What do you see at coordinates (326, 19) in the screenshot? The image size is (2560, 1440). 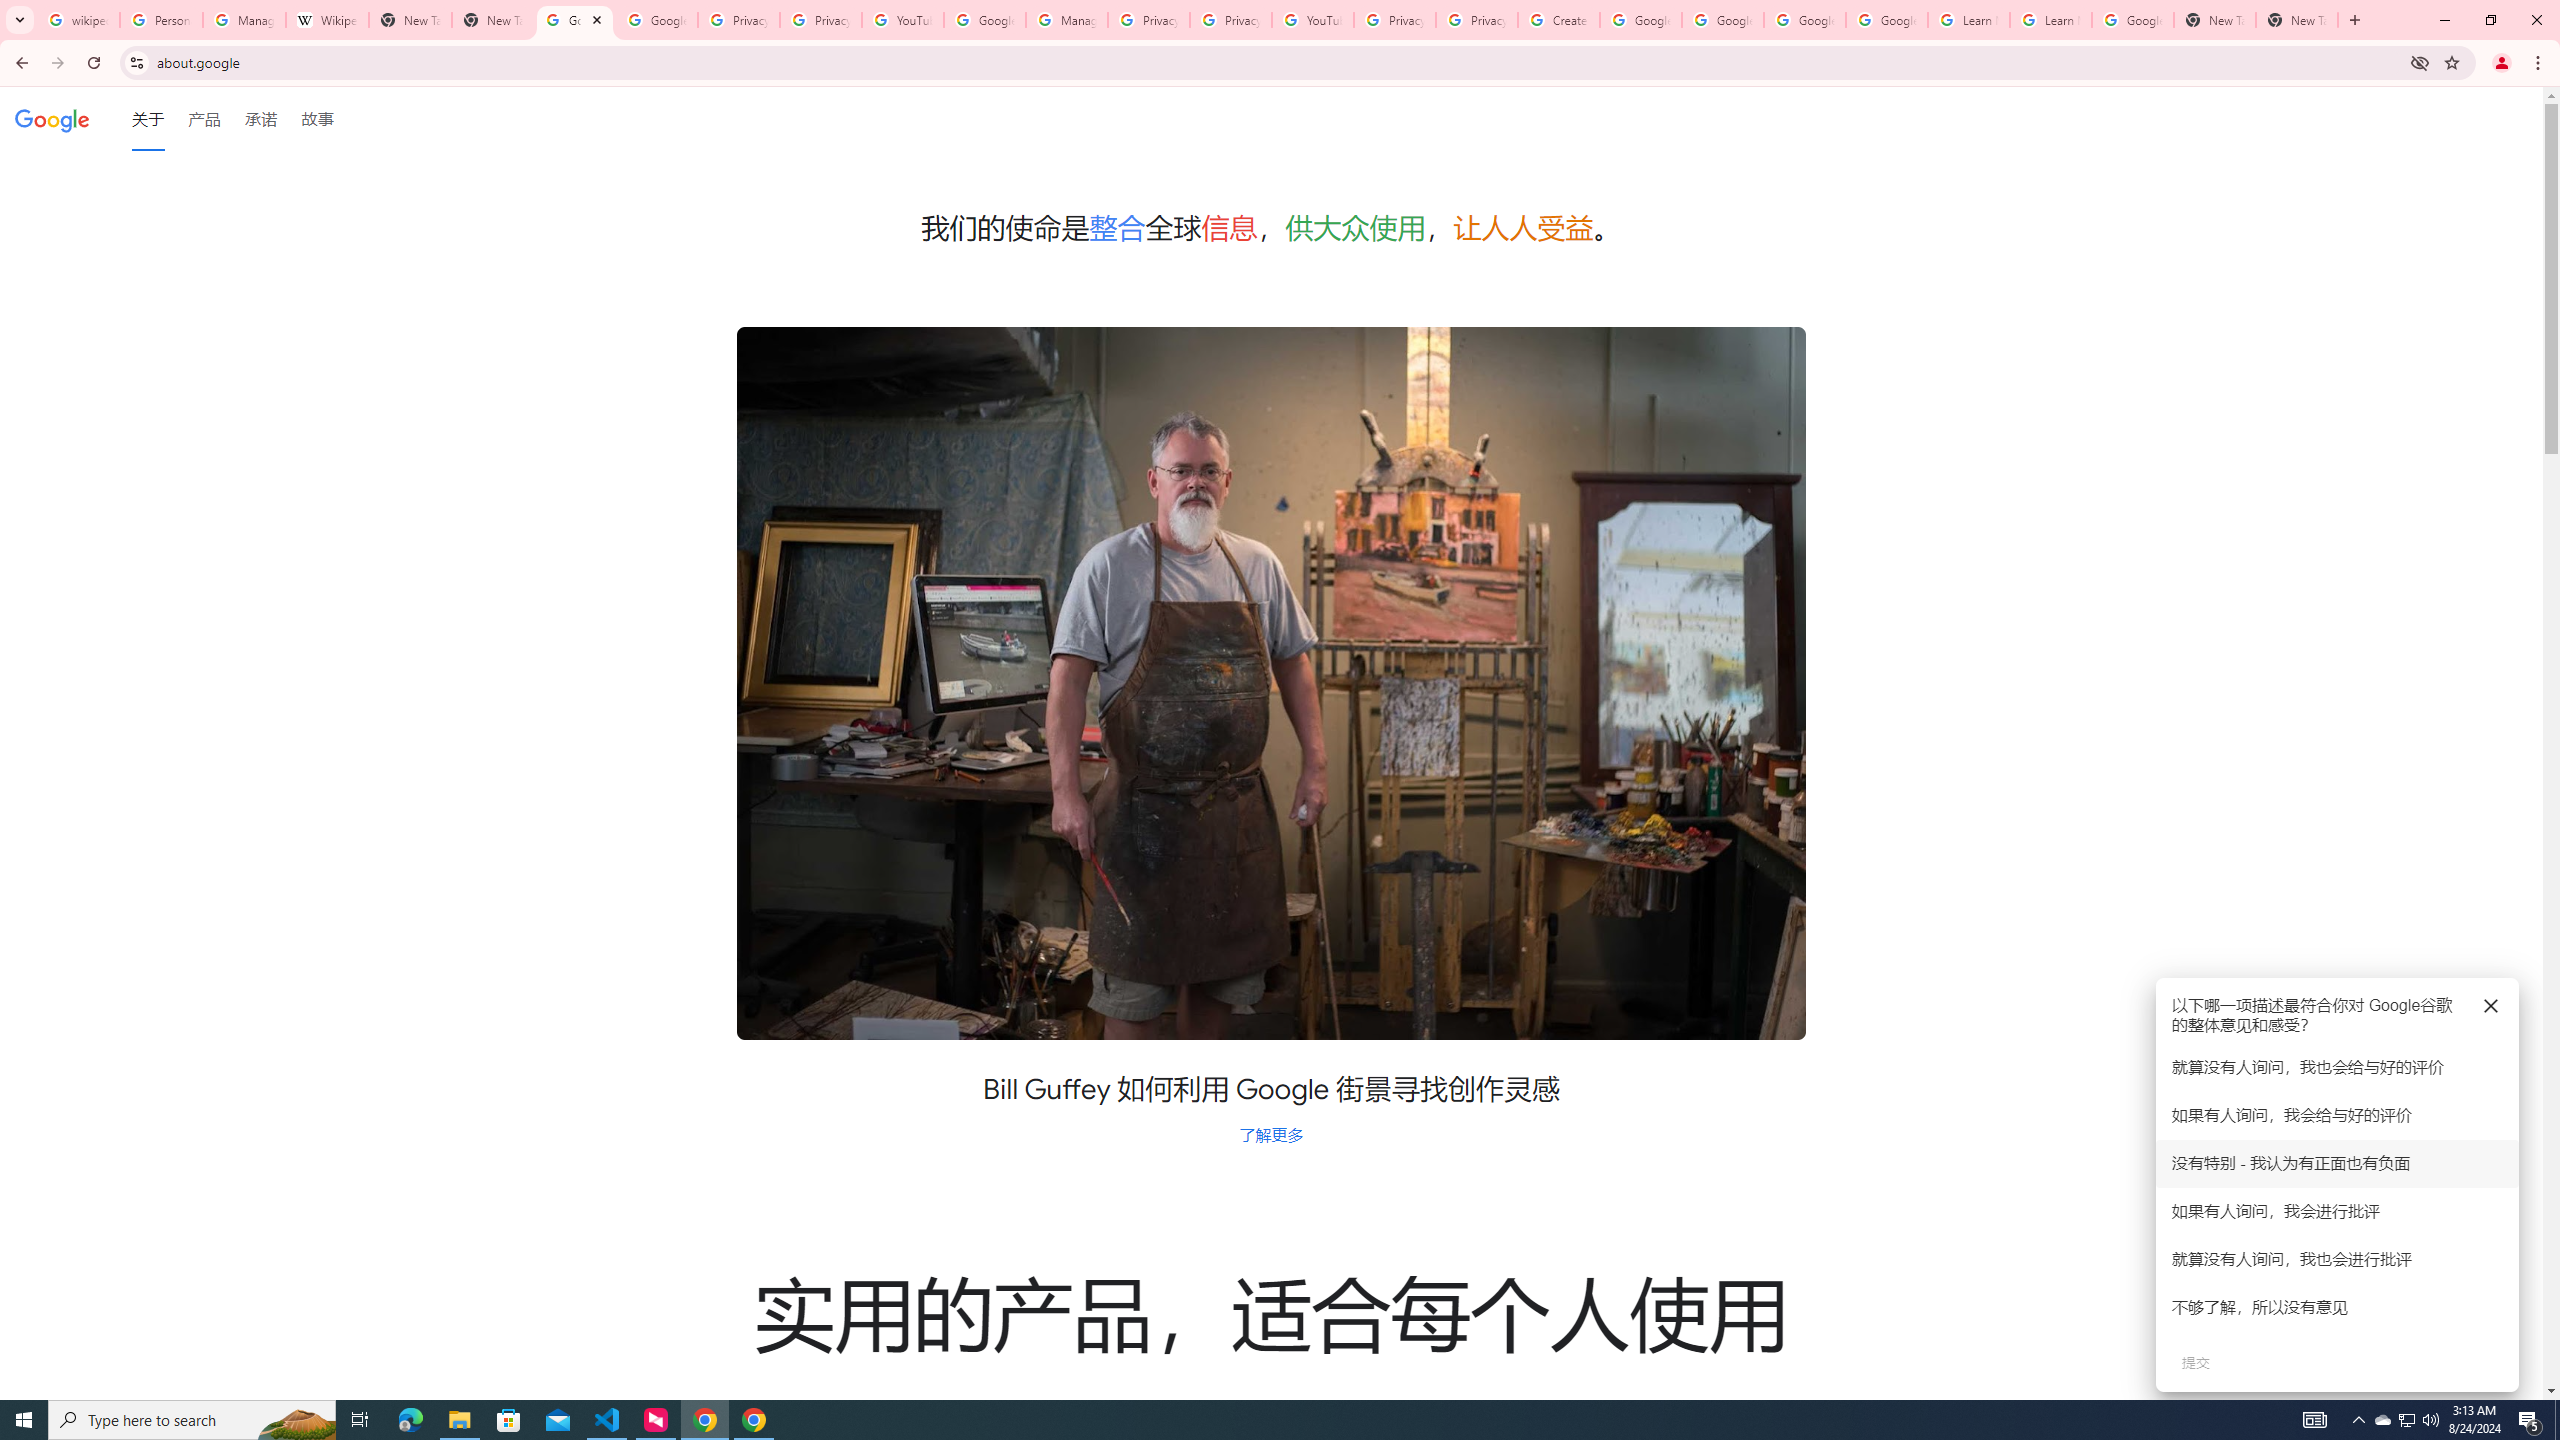 I see `'Wikipedia:Edit requests - Wikipedia'` at bounding box center [326, 19].